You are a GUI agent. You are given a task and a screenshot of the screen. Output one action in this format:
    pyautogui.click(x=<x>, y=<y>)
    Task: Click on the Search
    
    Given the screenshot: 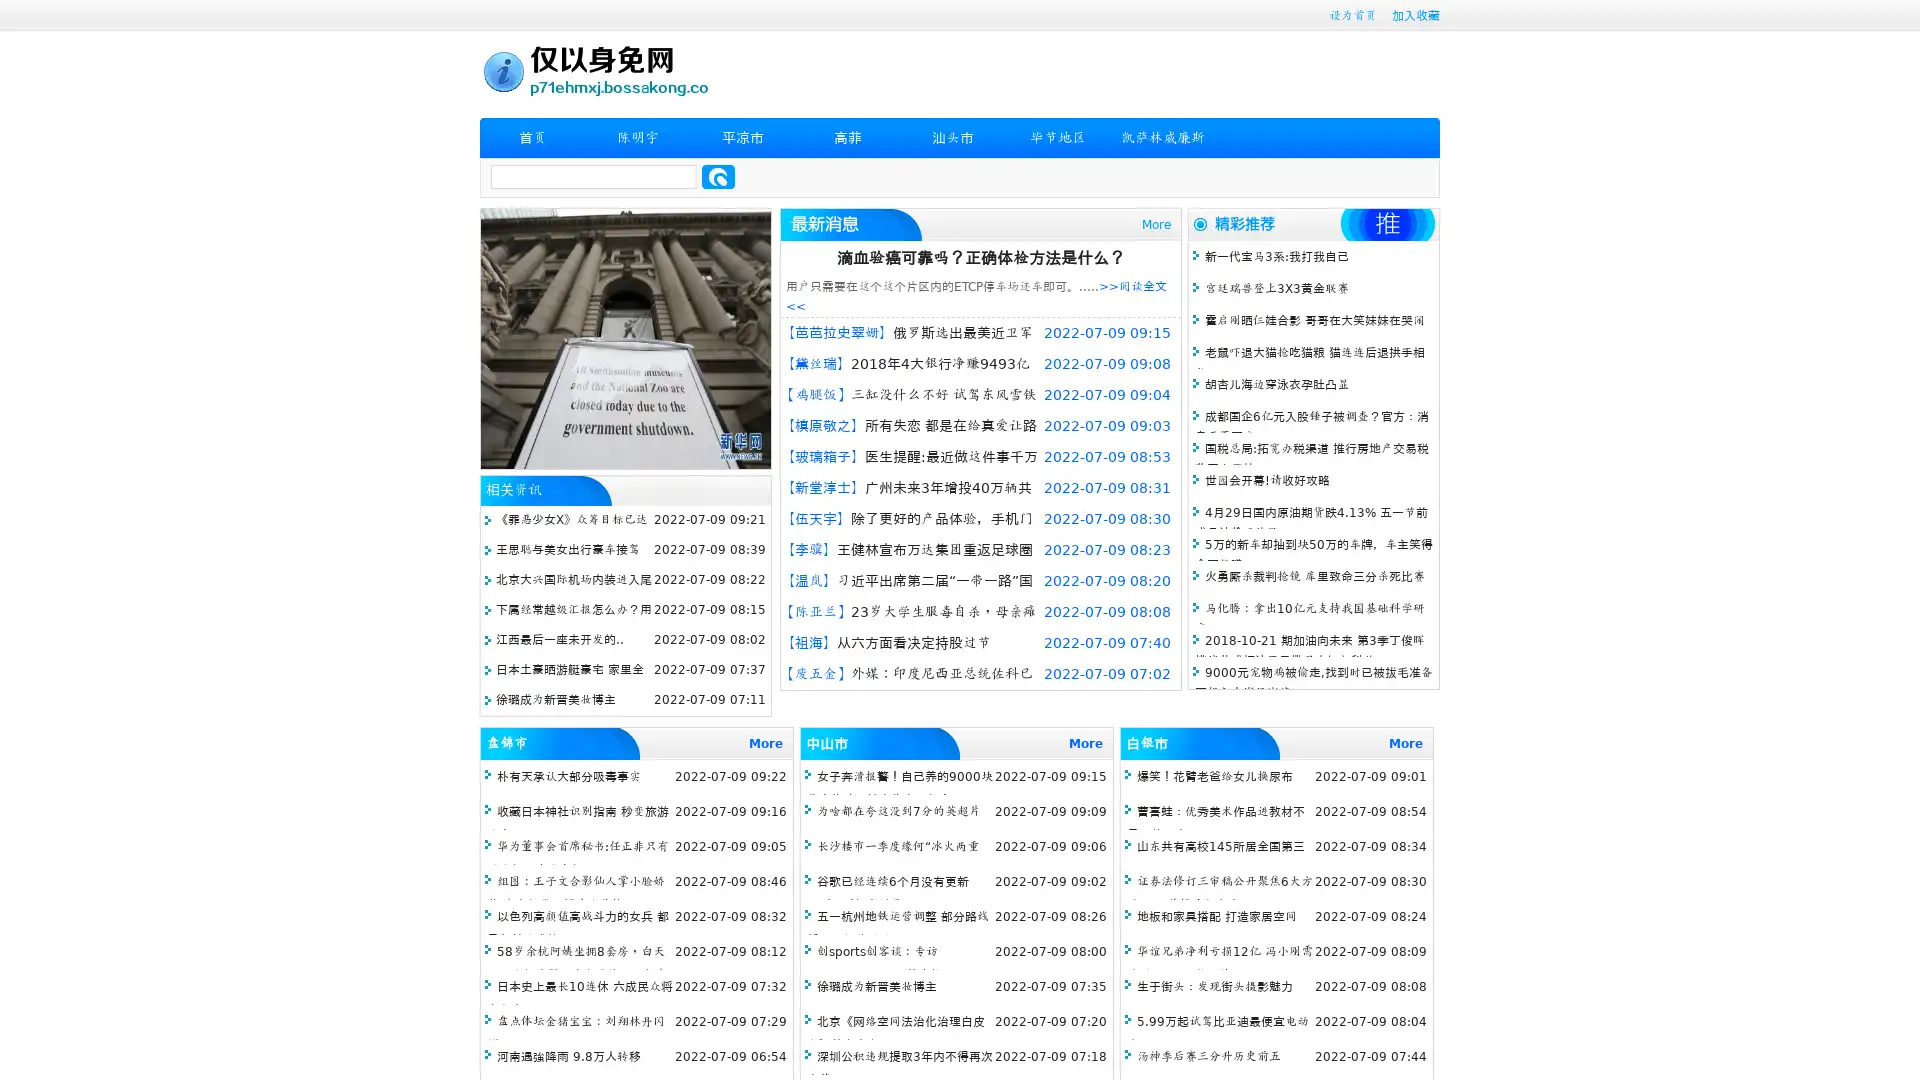 What is the action you would take?
    pyautogui.click(x=718, y=176)
    